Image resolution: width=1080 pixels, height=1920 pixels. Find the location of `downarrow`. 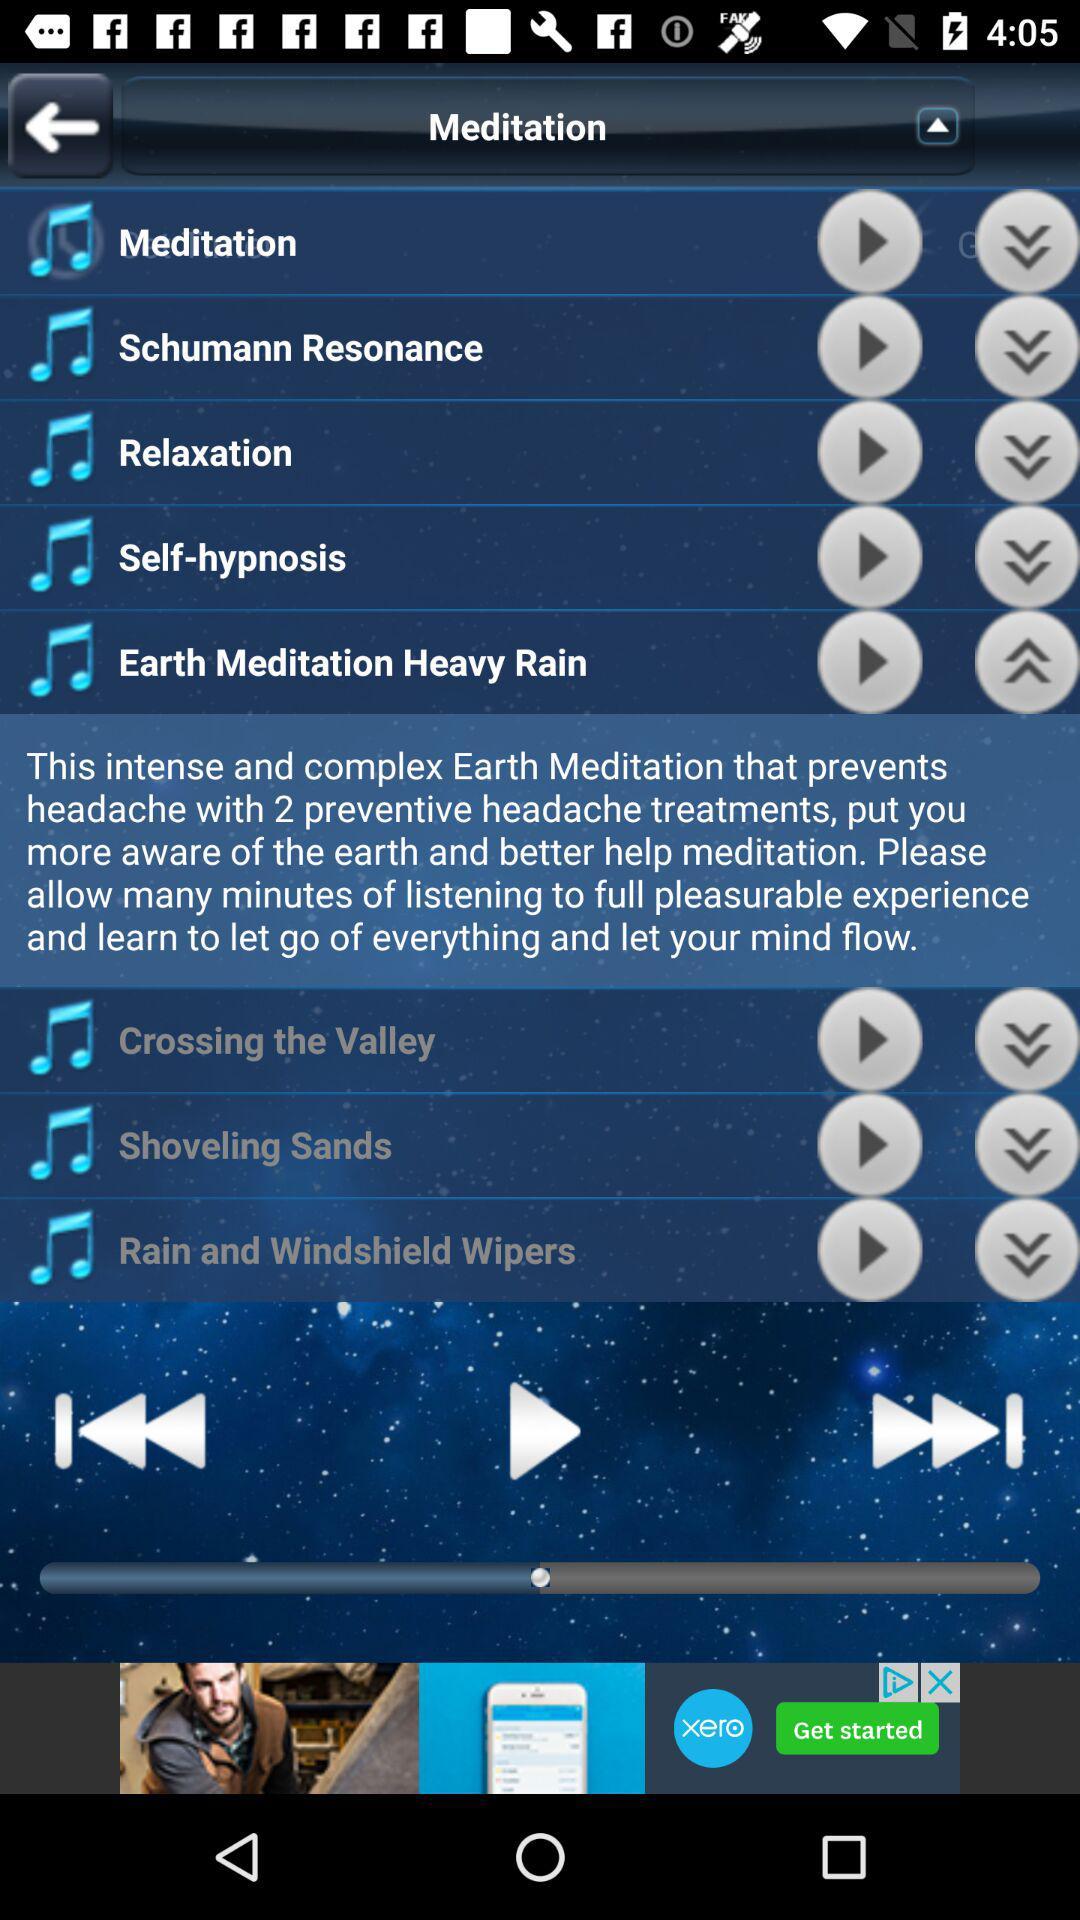

downarrow is located at coordinates (1027, 240).